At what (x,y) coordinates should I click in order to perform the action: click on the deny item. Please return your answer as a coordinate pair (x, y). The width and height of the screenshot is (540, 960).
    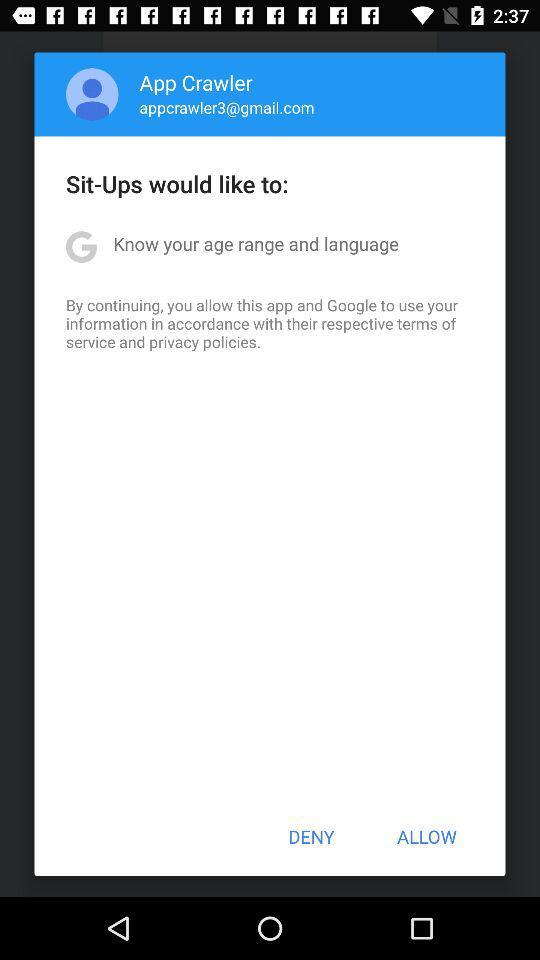
    Looking at the image, I should click on (311, 836).